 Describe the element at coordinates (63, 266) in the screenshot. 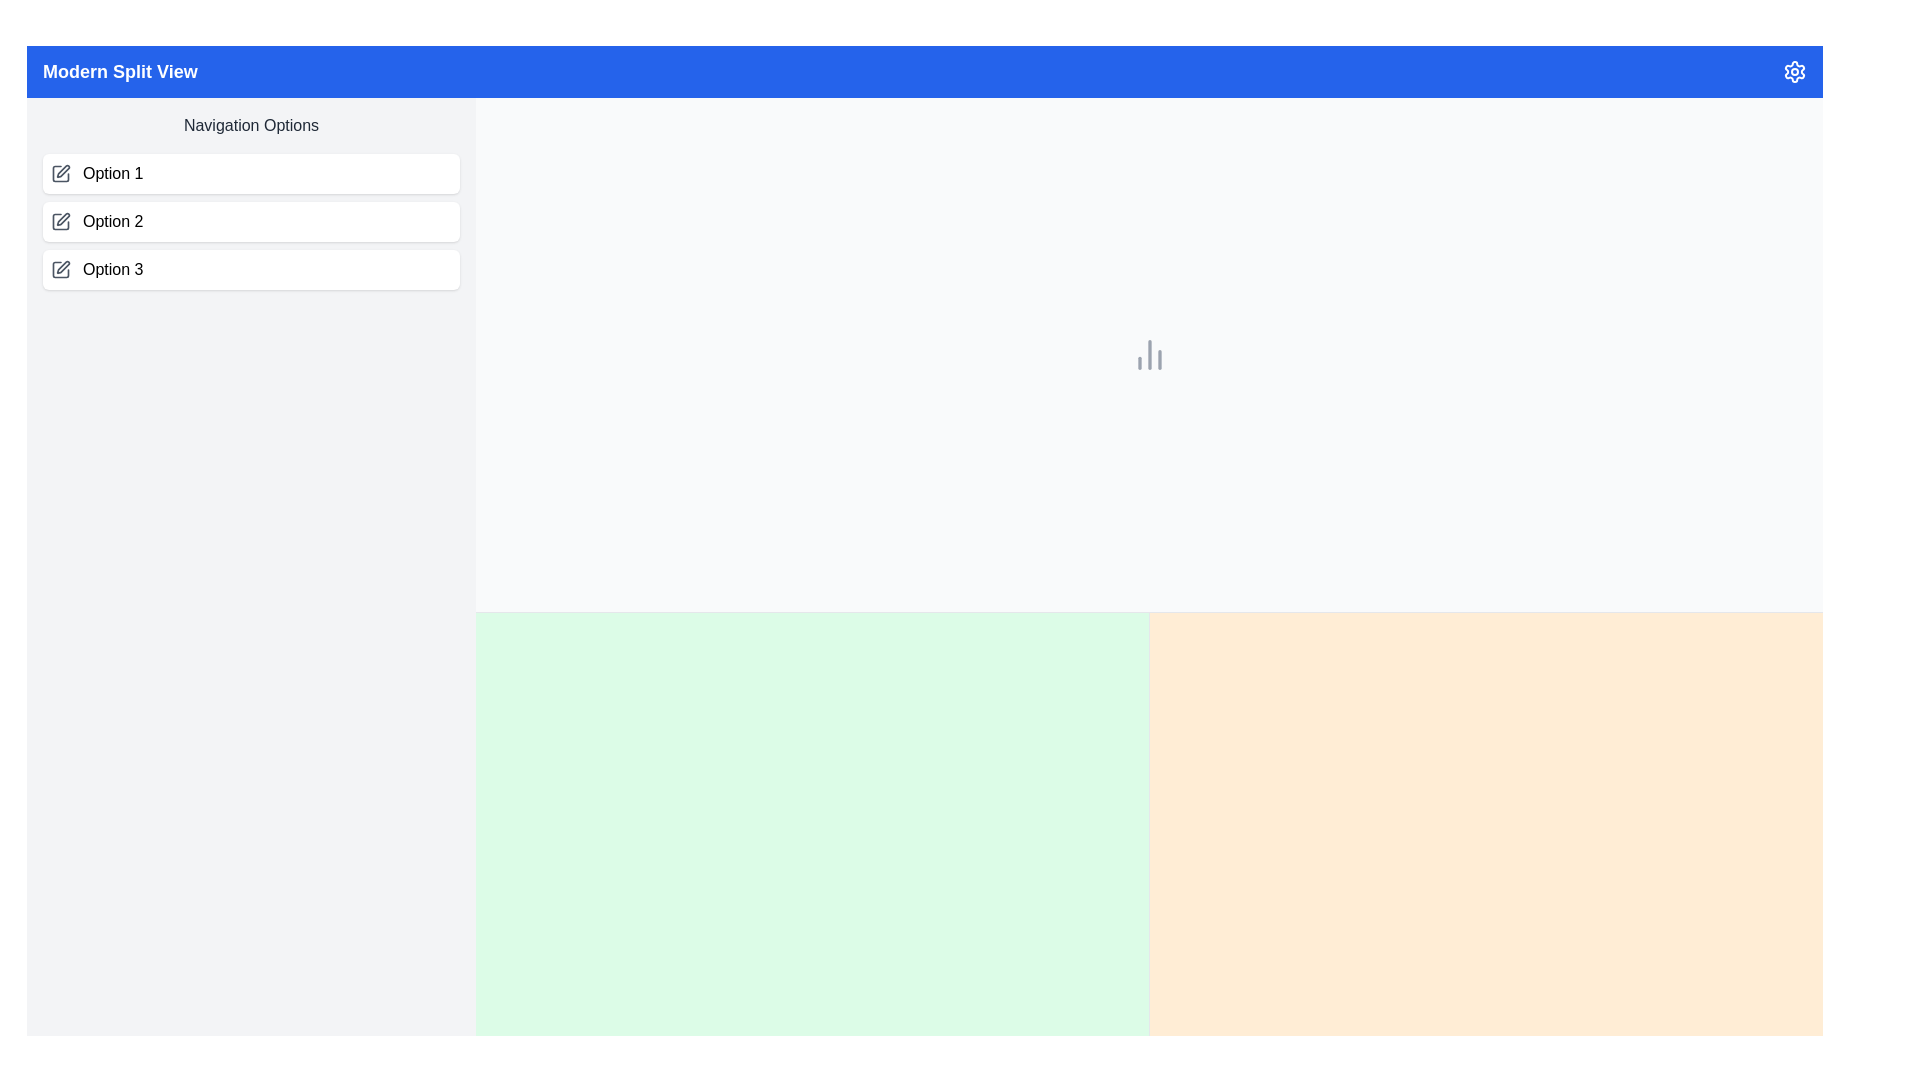

I see `the pen icon representing 'Option 3' in the left sidebar, which is located to the left of the text label 'Option 3'` at that location.